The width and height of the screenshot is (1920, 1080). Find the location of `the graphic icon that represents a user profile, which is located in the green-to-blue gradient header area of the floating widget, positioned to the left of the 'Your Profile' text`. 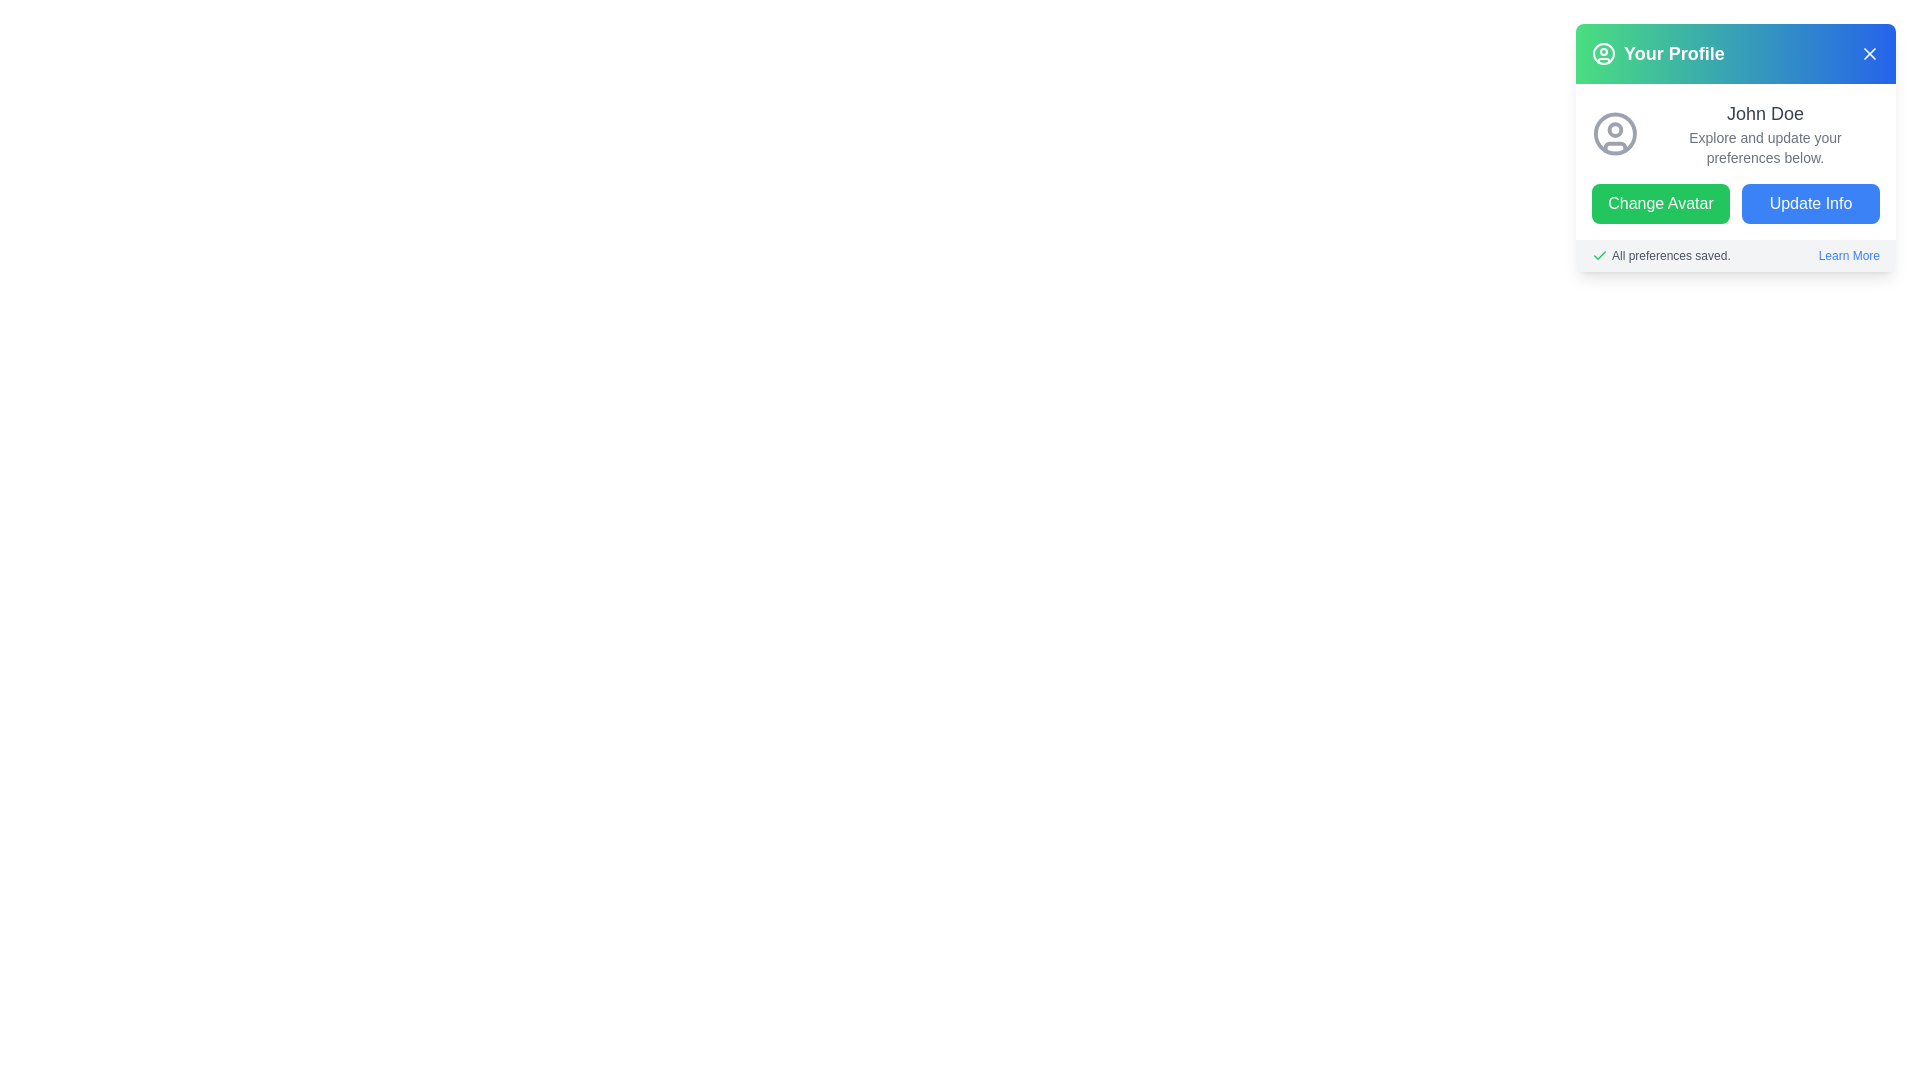

the graphic icon that represents a user profile, which is located in the green-to-blue gradient header area of the floating widget, positioned to the left of the 'Your Profile' text is located at coordinates (1603, 53).